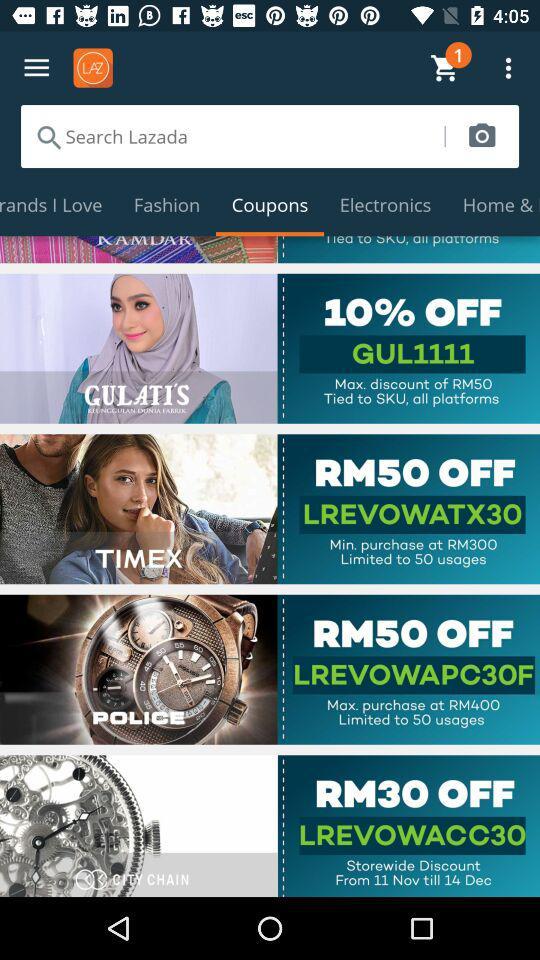  What do you see at coordinates (481, 135) in the screenshot?
I see `the icon above the home & living` at bounding box center [481, 135].